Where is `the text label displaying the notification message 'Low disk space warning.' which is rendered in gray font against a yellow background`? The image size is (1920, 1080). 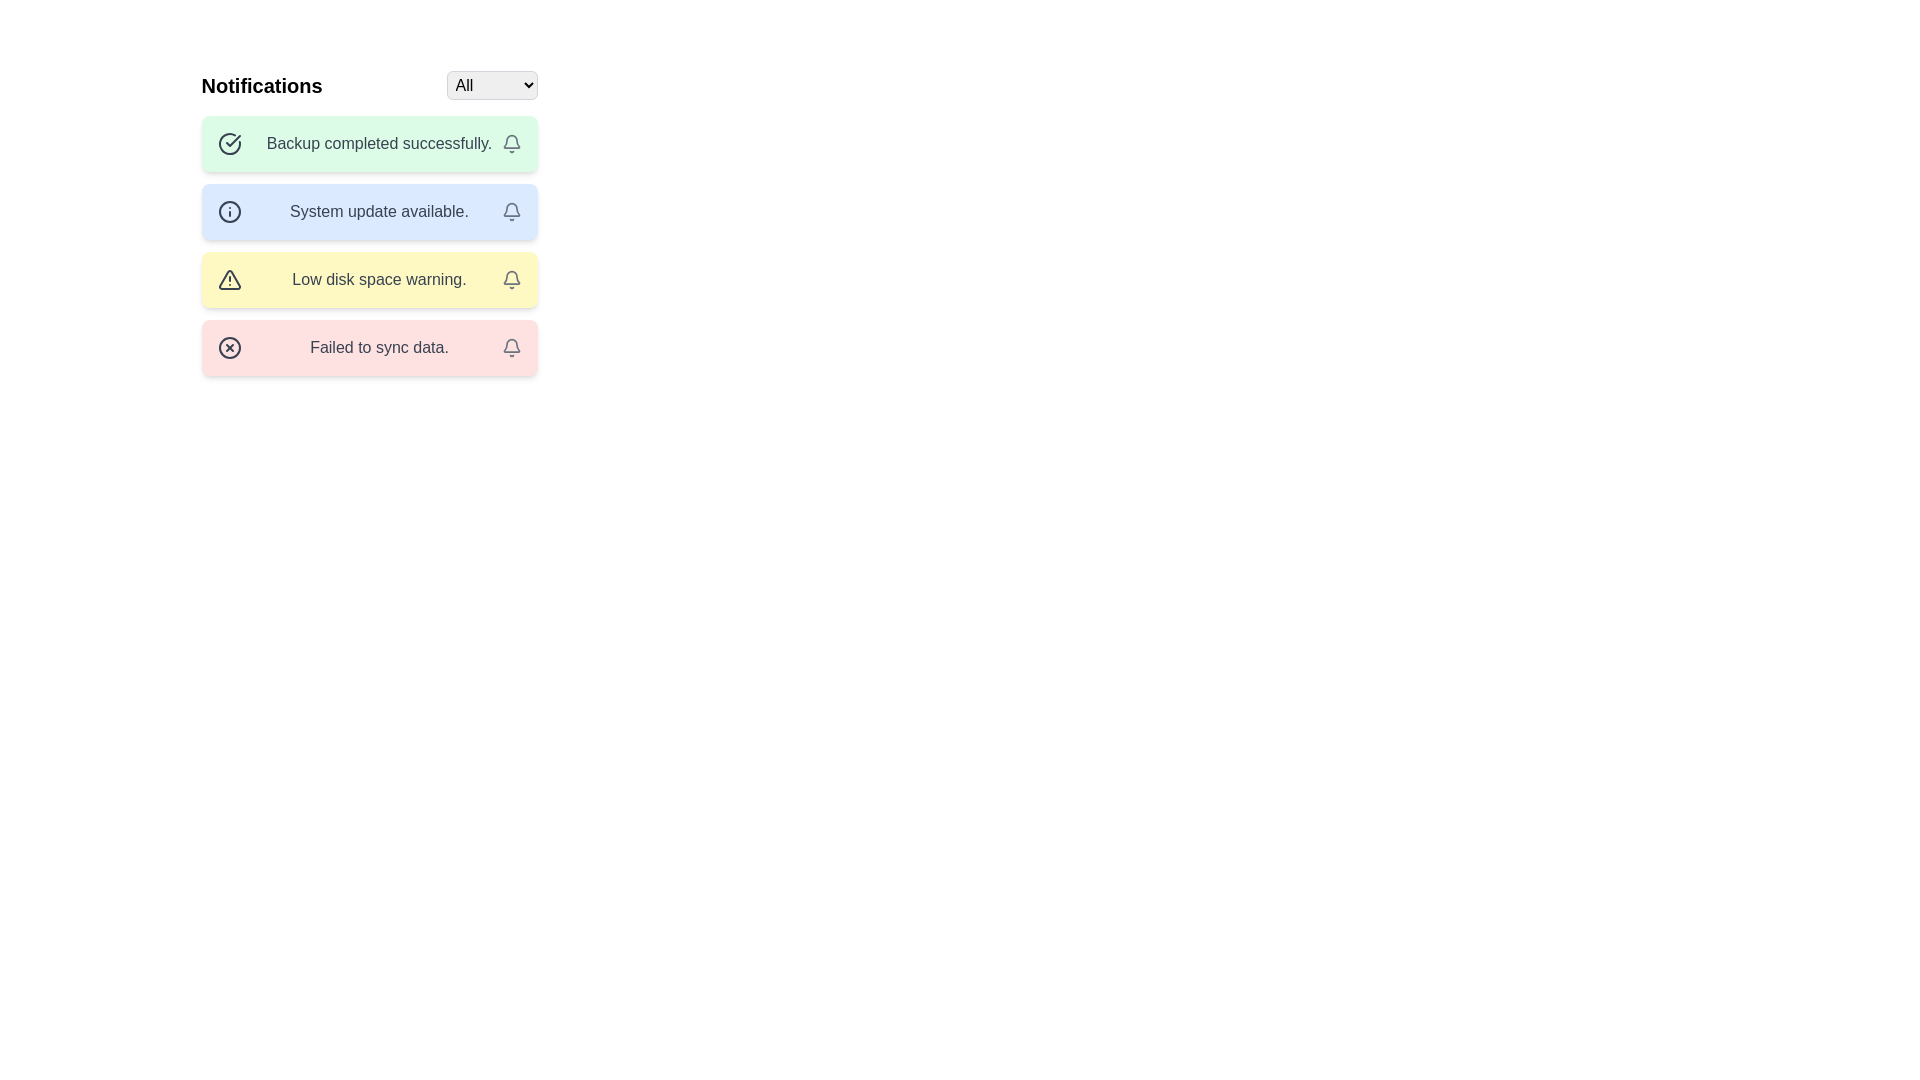 the text label displaying the notification message 'Low disk space warning.' which is rendered in gray font against a yellow background is located at coordinates (379, 280).